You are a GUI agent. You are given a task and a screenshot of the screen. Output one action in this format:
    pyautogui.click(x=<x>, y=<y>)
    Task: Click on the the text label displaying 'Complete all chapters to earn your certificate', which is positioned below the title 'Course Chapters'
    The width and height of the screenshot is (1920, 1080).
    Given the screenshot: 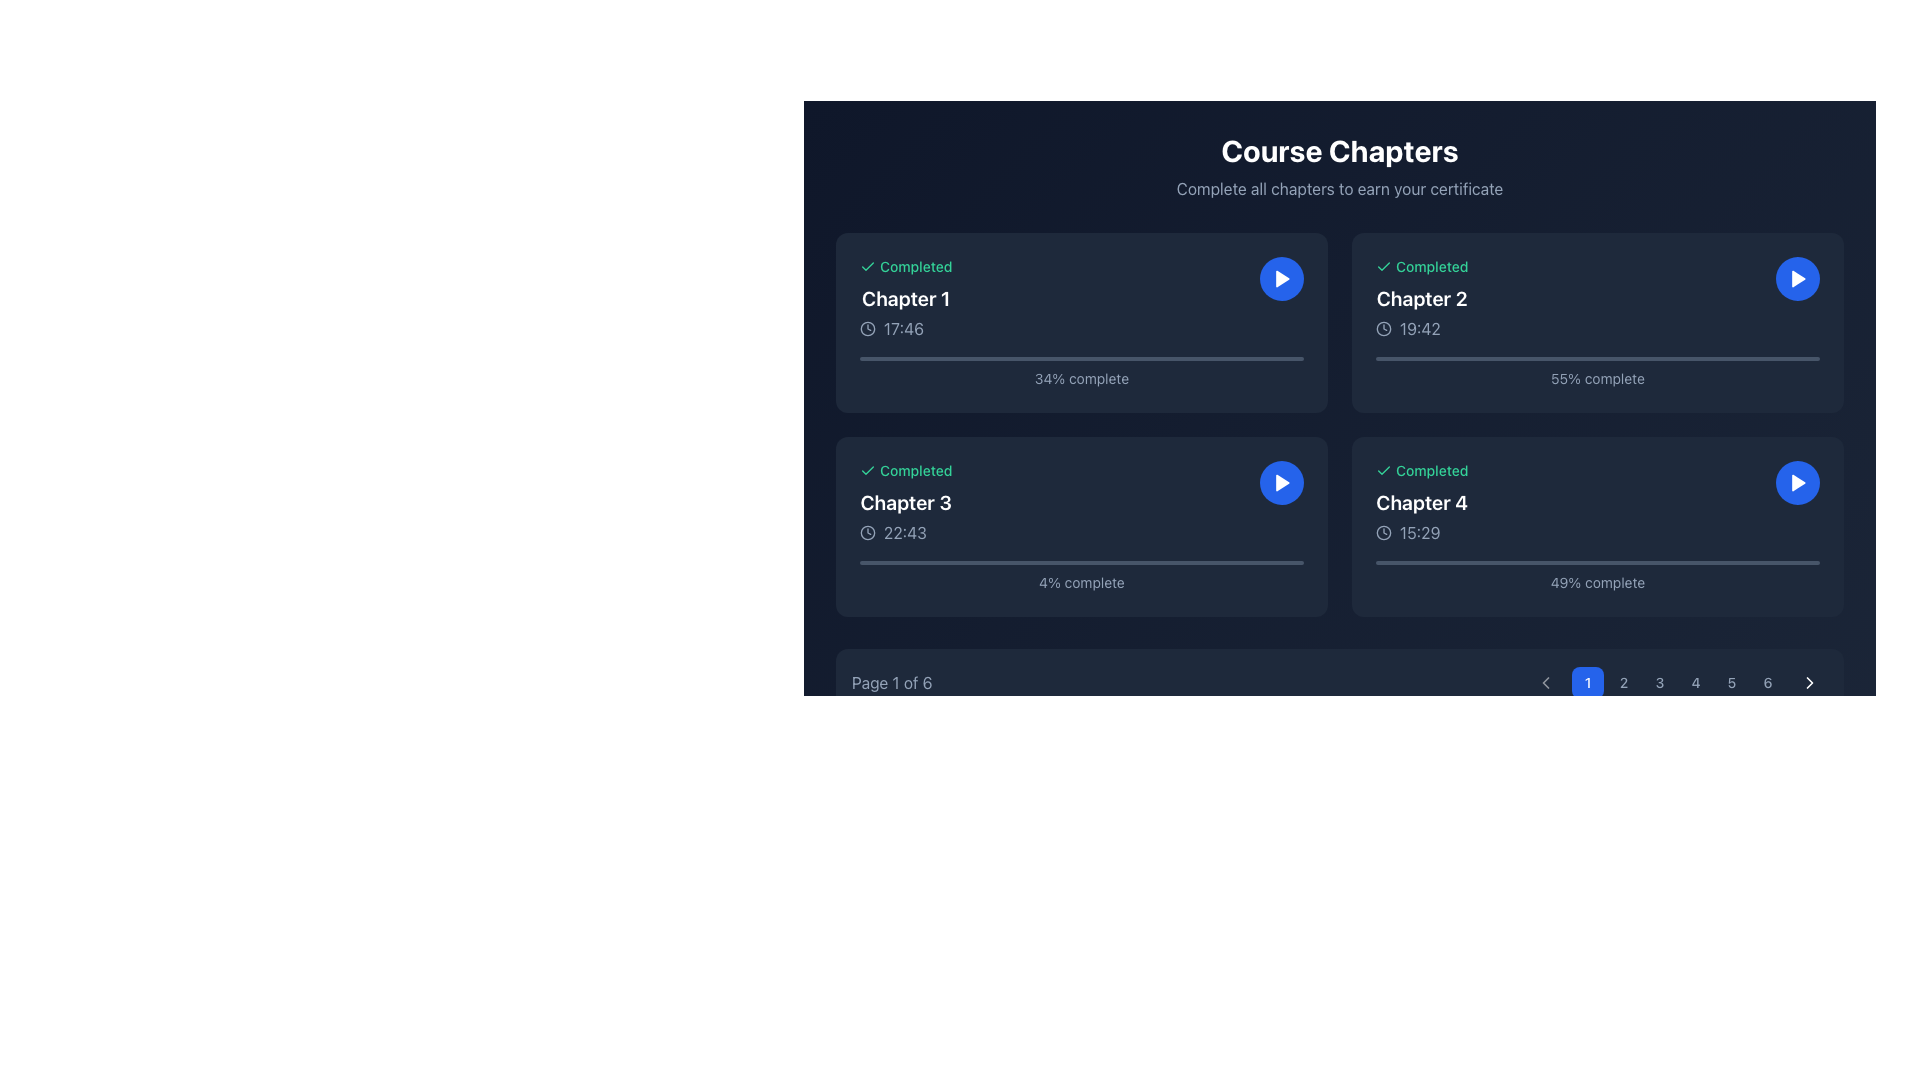 What is the action you would take?
    pyautogui.click(x=1339, y=189)
    